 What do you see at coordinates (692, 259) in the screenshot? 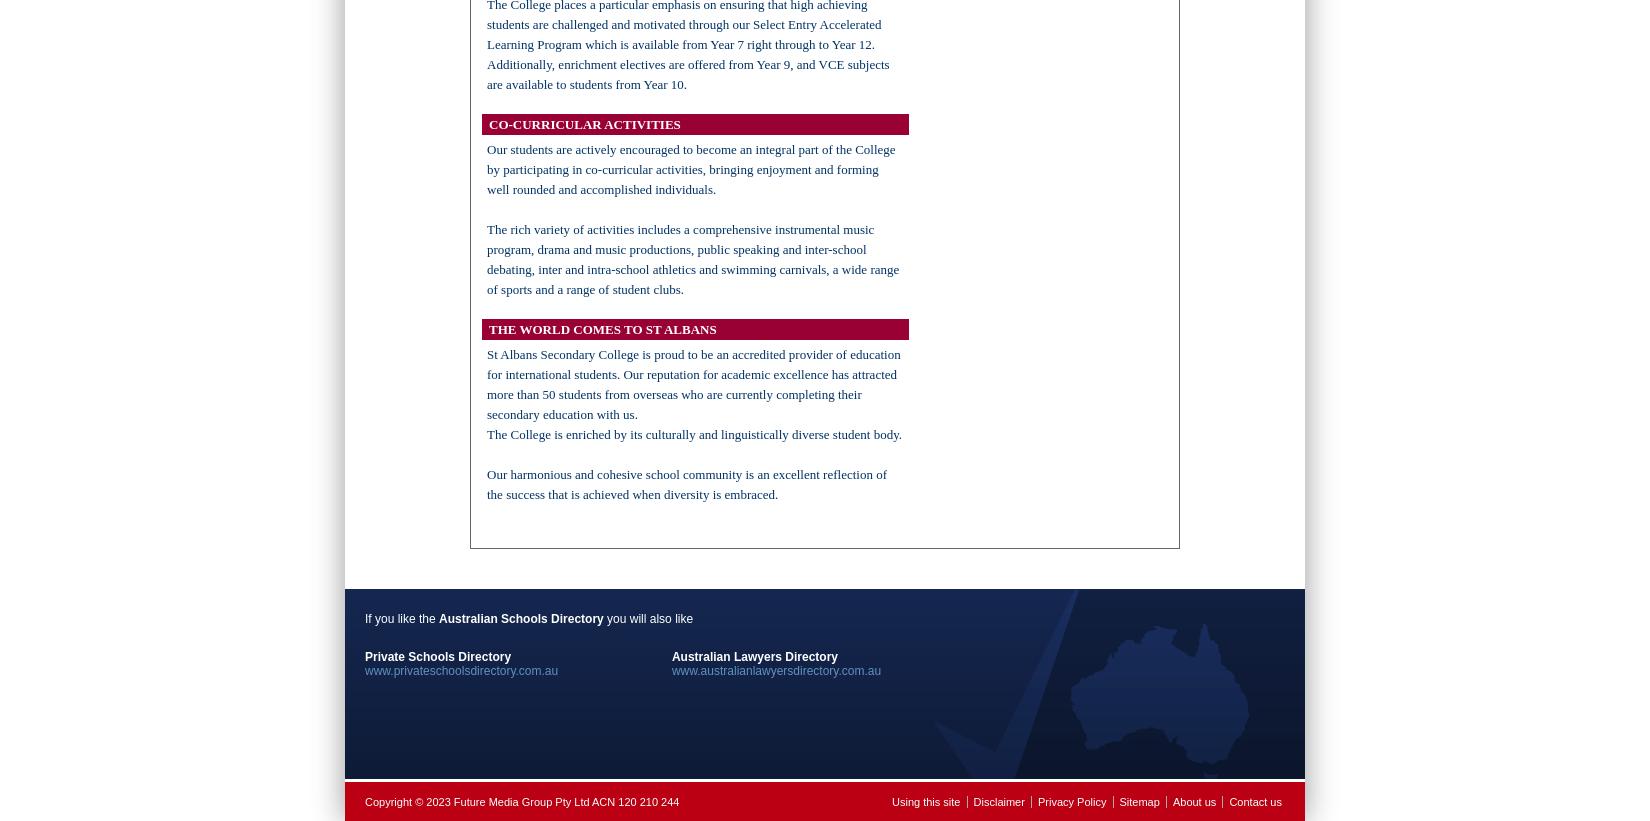
I see `'The rich variety of activities includes a comprehensive instrumental music program, drama and music productions, public speaking and inter-school debating, inter and intra-school athletics and swimming carnivals, a wide range of sports and a range of student clubs.'` at bounding box center [692, 259].